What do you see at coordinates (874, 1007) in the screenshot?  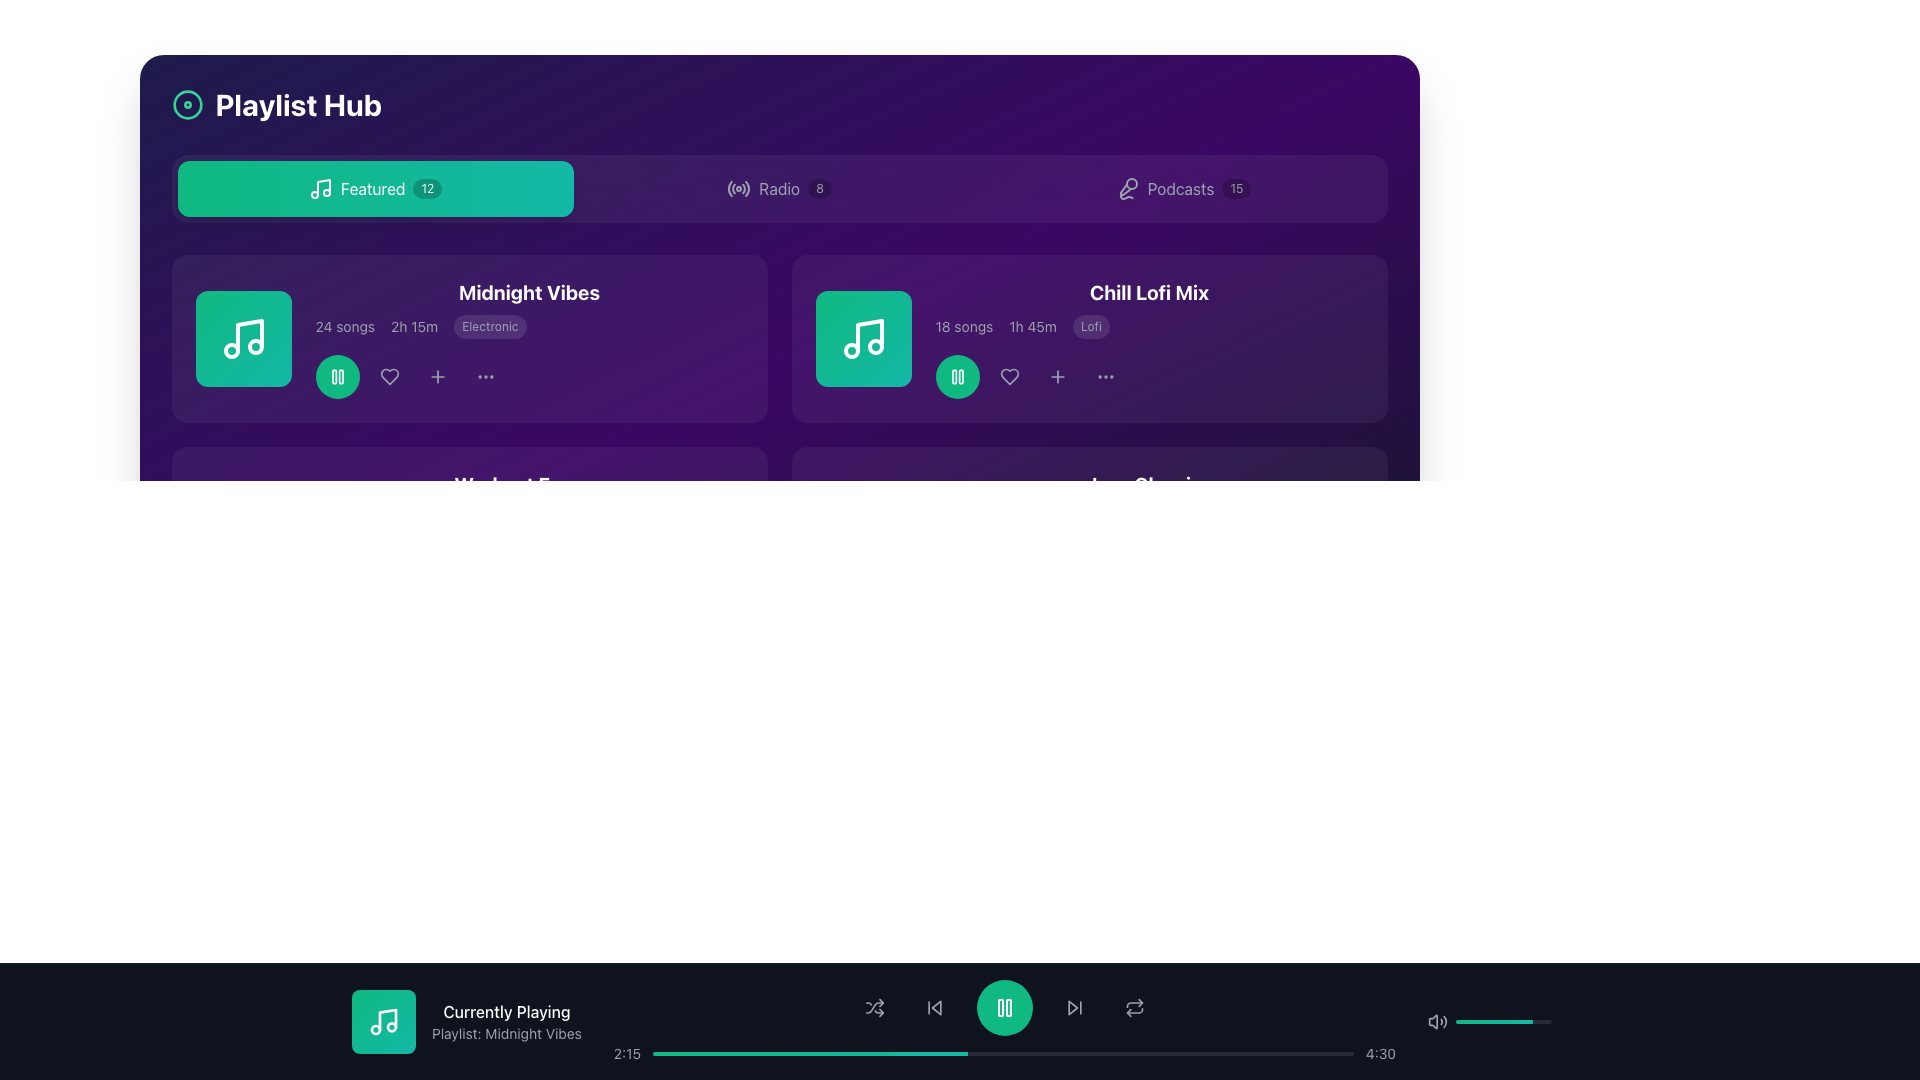 I see `the shuffle IconButton located in the bottom control toolbar` at bounding box center [874, 1007].